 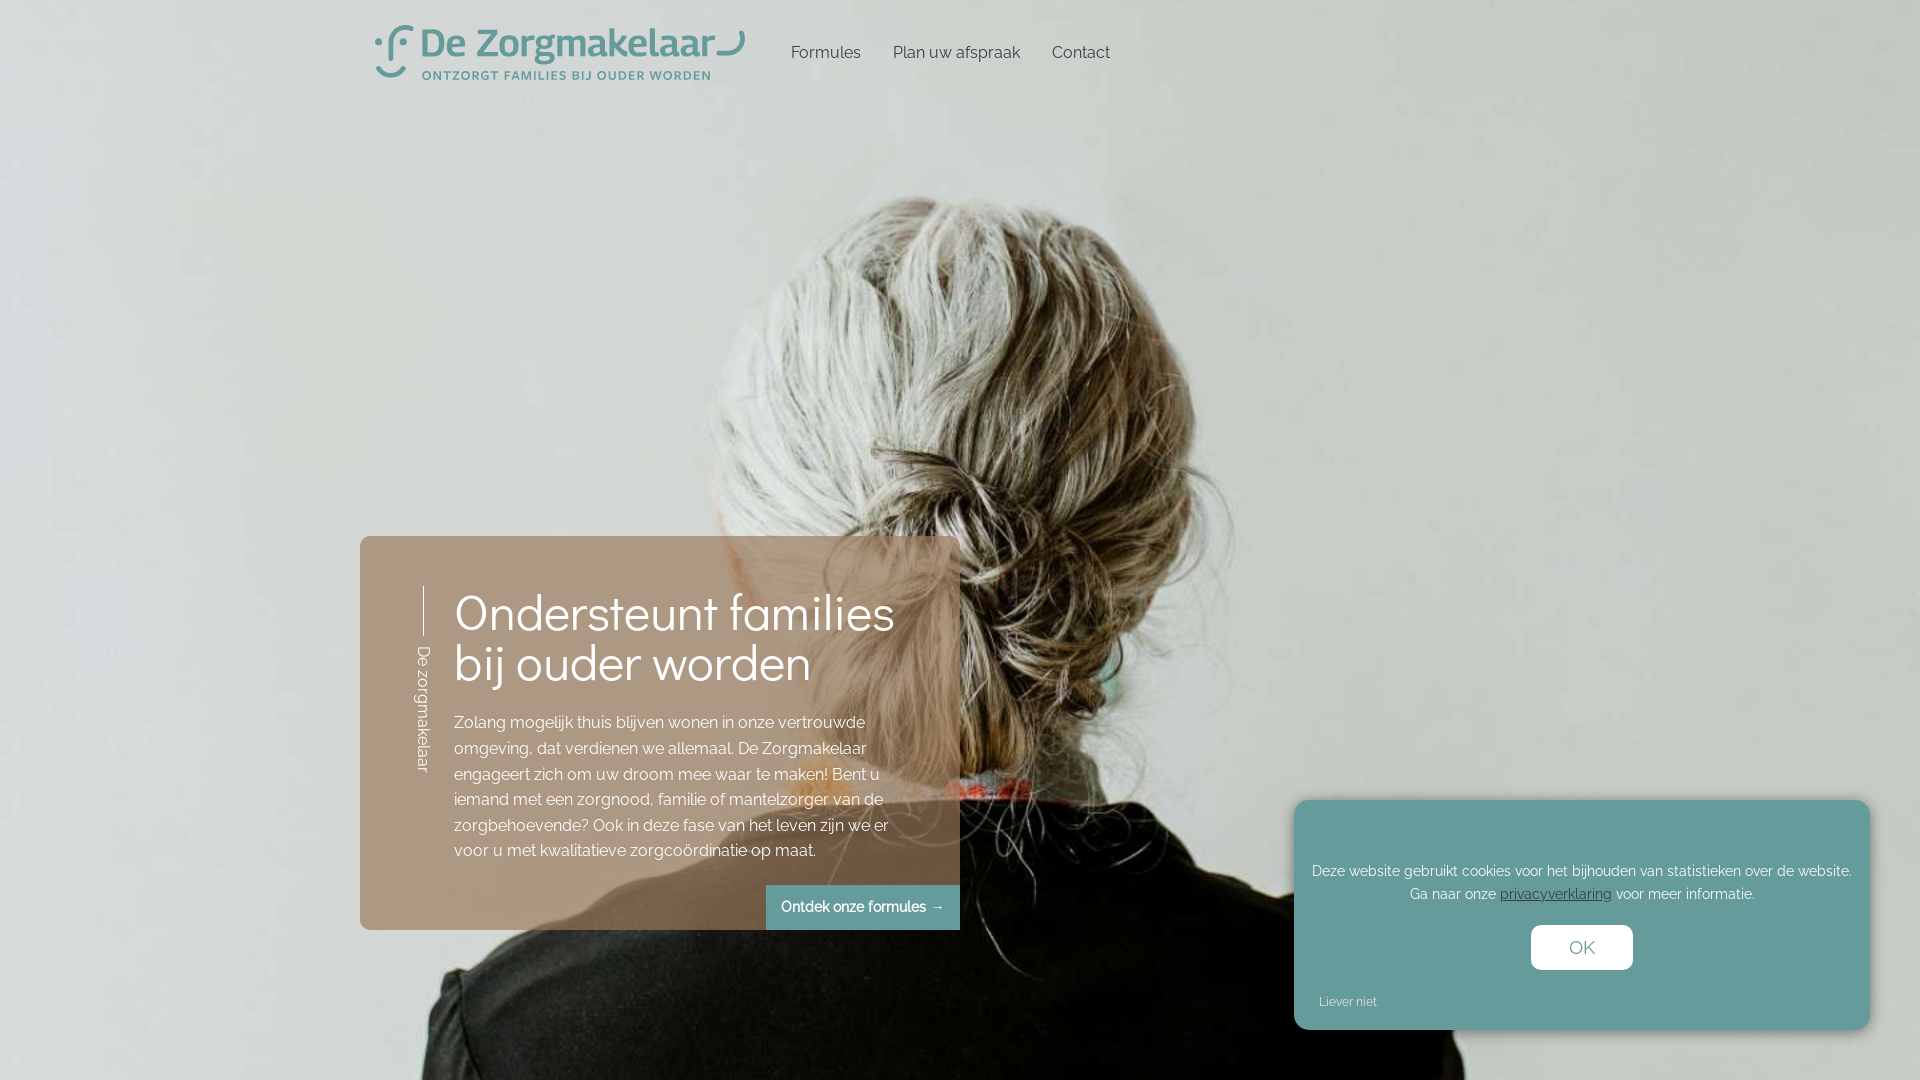 I want to click on 'Liever niet', so click(x=1348, y=1002).